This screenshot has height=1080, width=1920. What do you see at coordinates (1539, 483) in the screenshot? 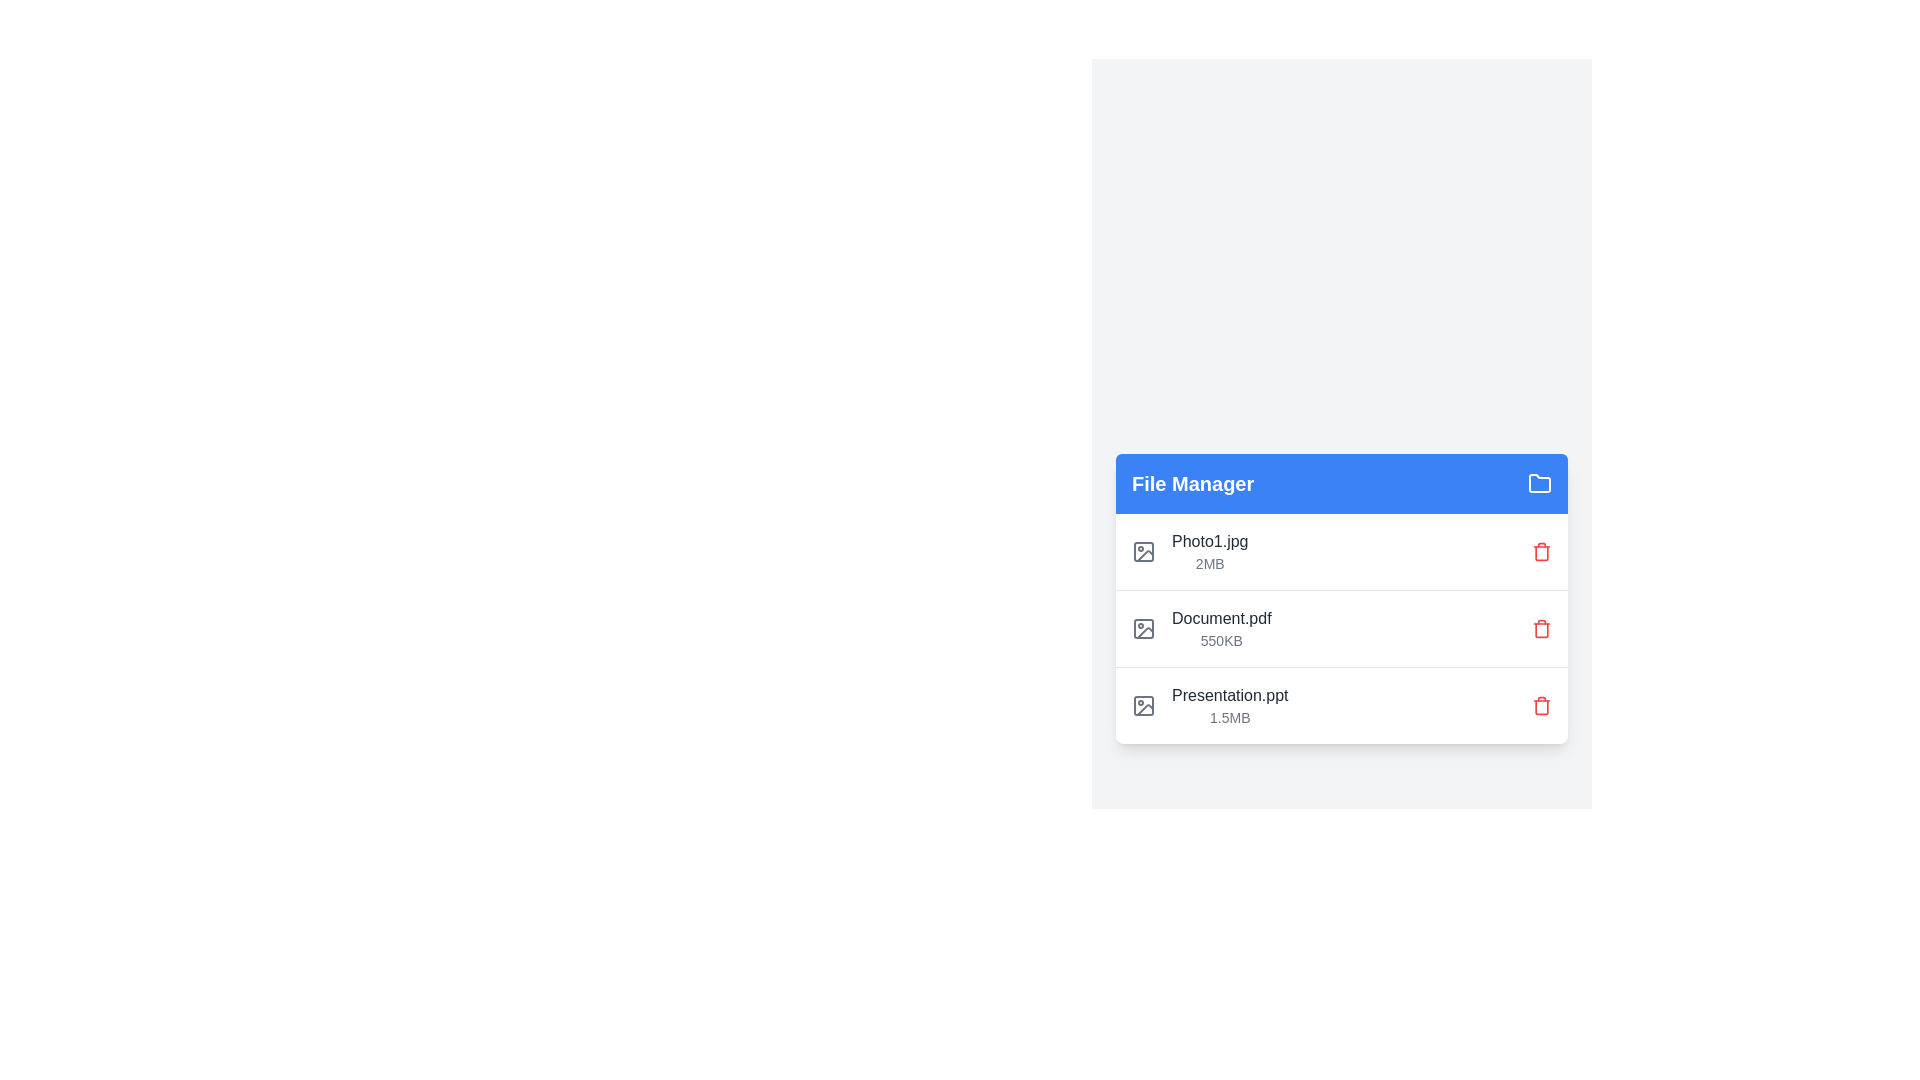
I see `the icon located in the top-right corner of the blue section labeled 'File Manager' to possibly display a tooltip` at bounding box center [1539, 483].